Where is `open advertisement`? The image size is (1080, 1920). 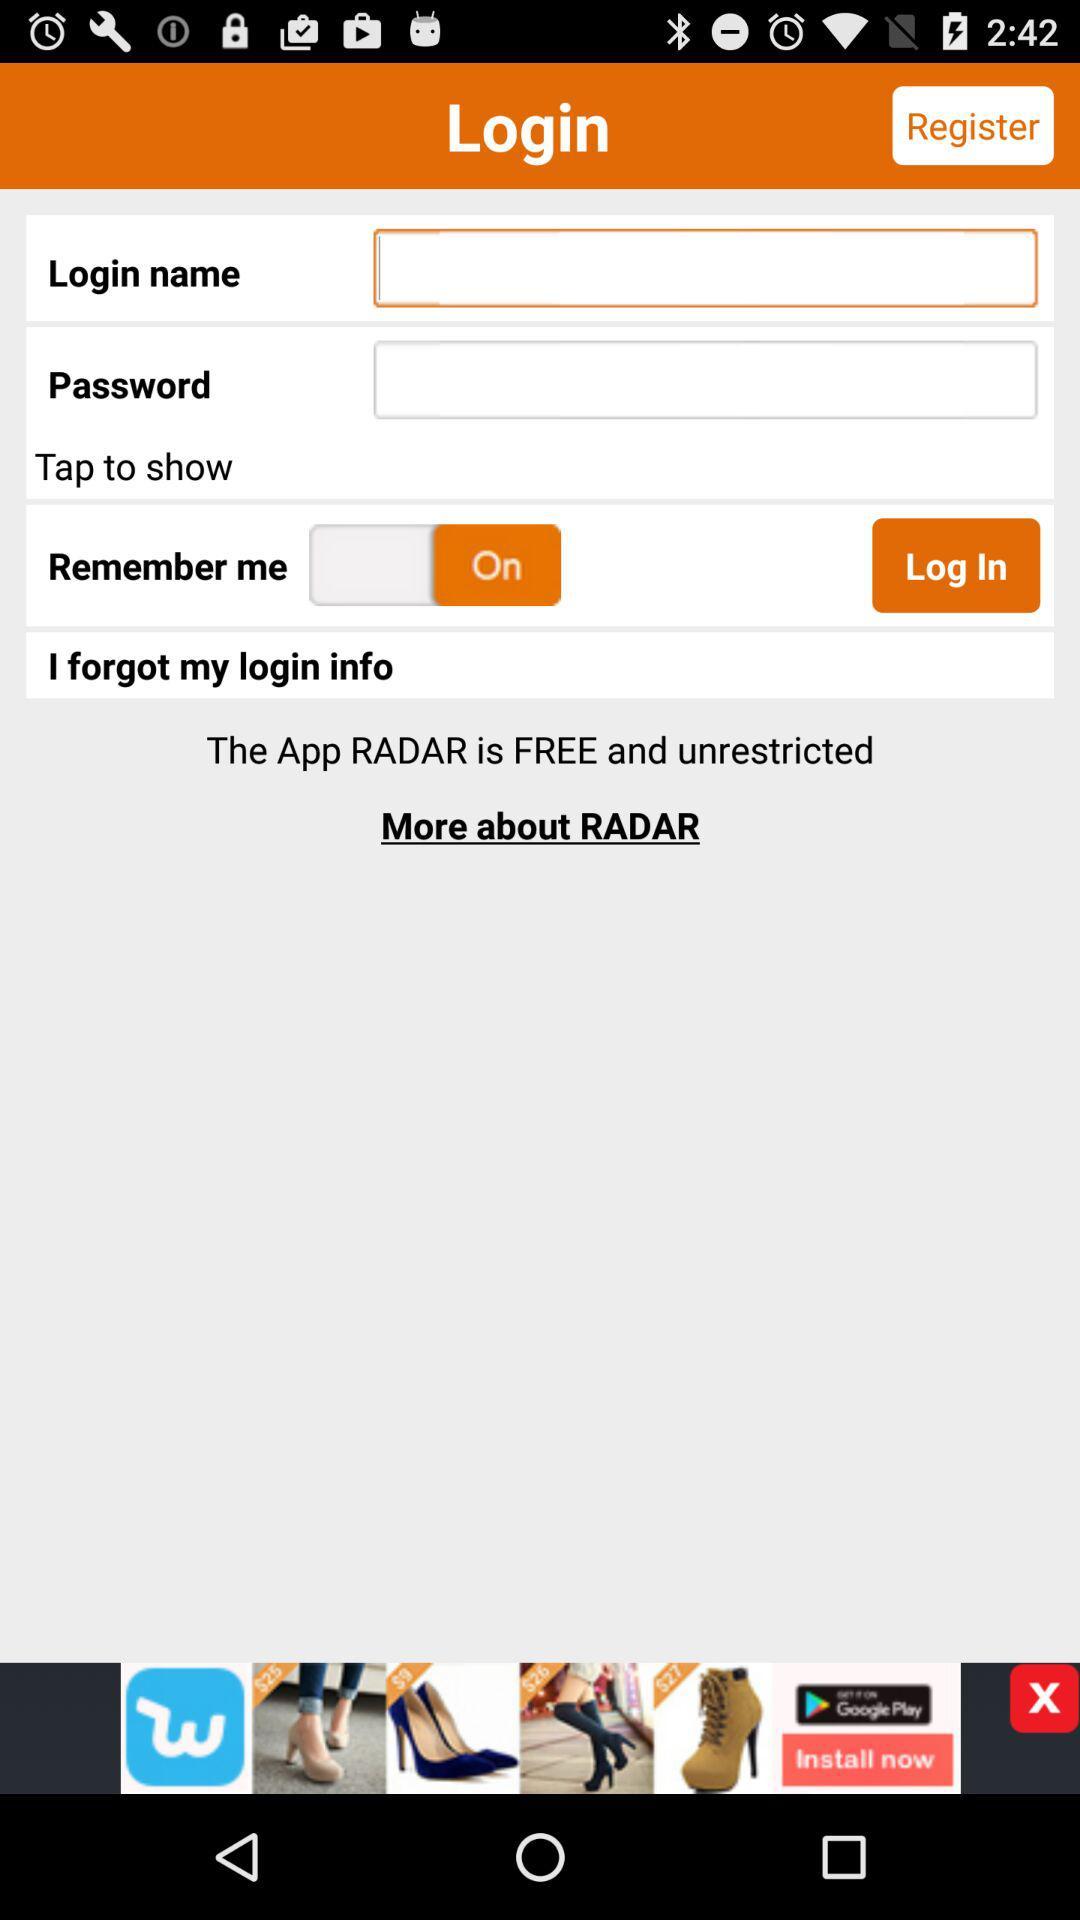 open advertisement is located at coordinates (540, 1727).